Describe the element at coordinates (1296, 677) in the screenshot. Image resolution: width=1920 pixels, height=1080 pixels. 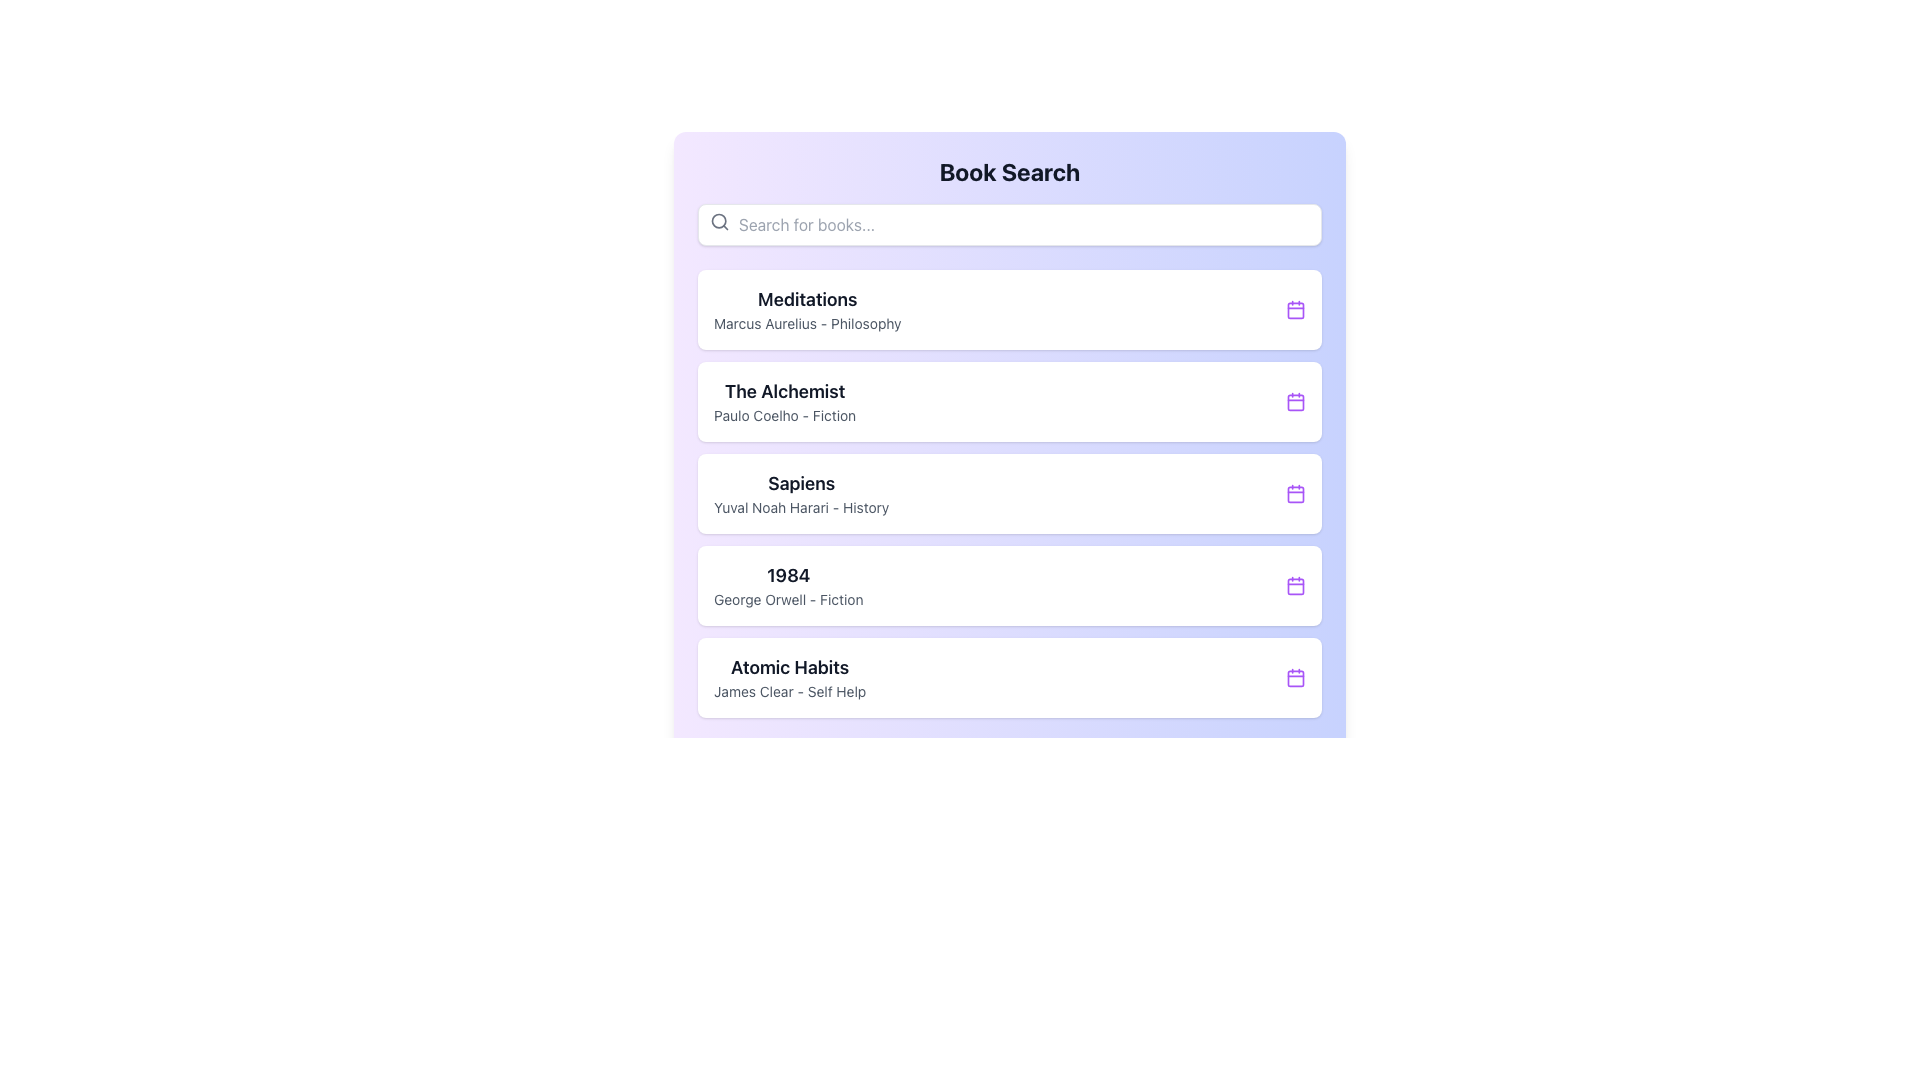
I see `the calendar icon associated with the 'Atomic Habits' book entry located to the right of the text 'Atomic Habits James Clear - Self Help'` at that location.